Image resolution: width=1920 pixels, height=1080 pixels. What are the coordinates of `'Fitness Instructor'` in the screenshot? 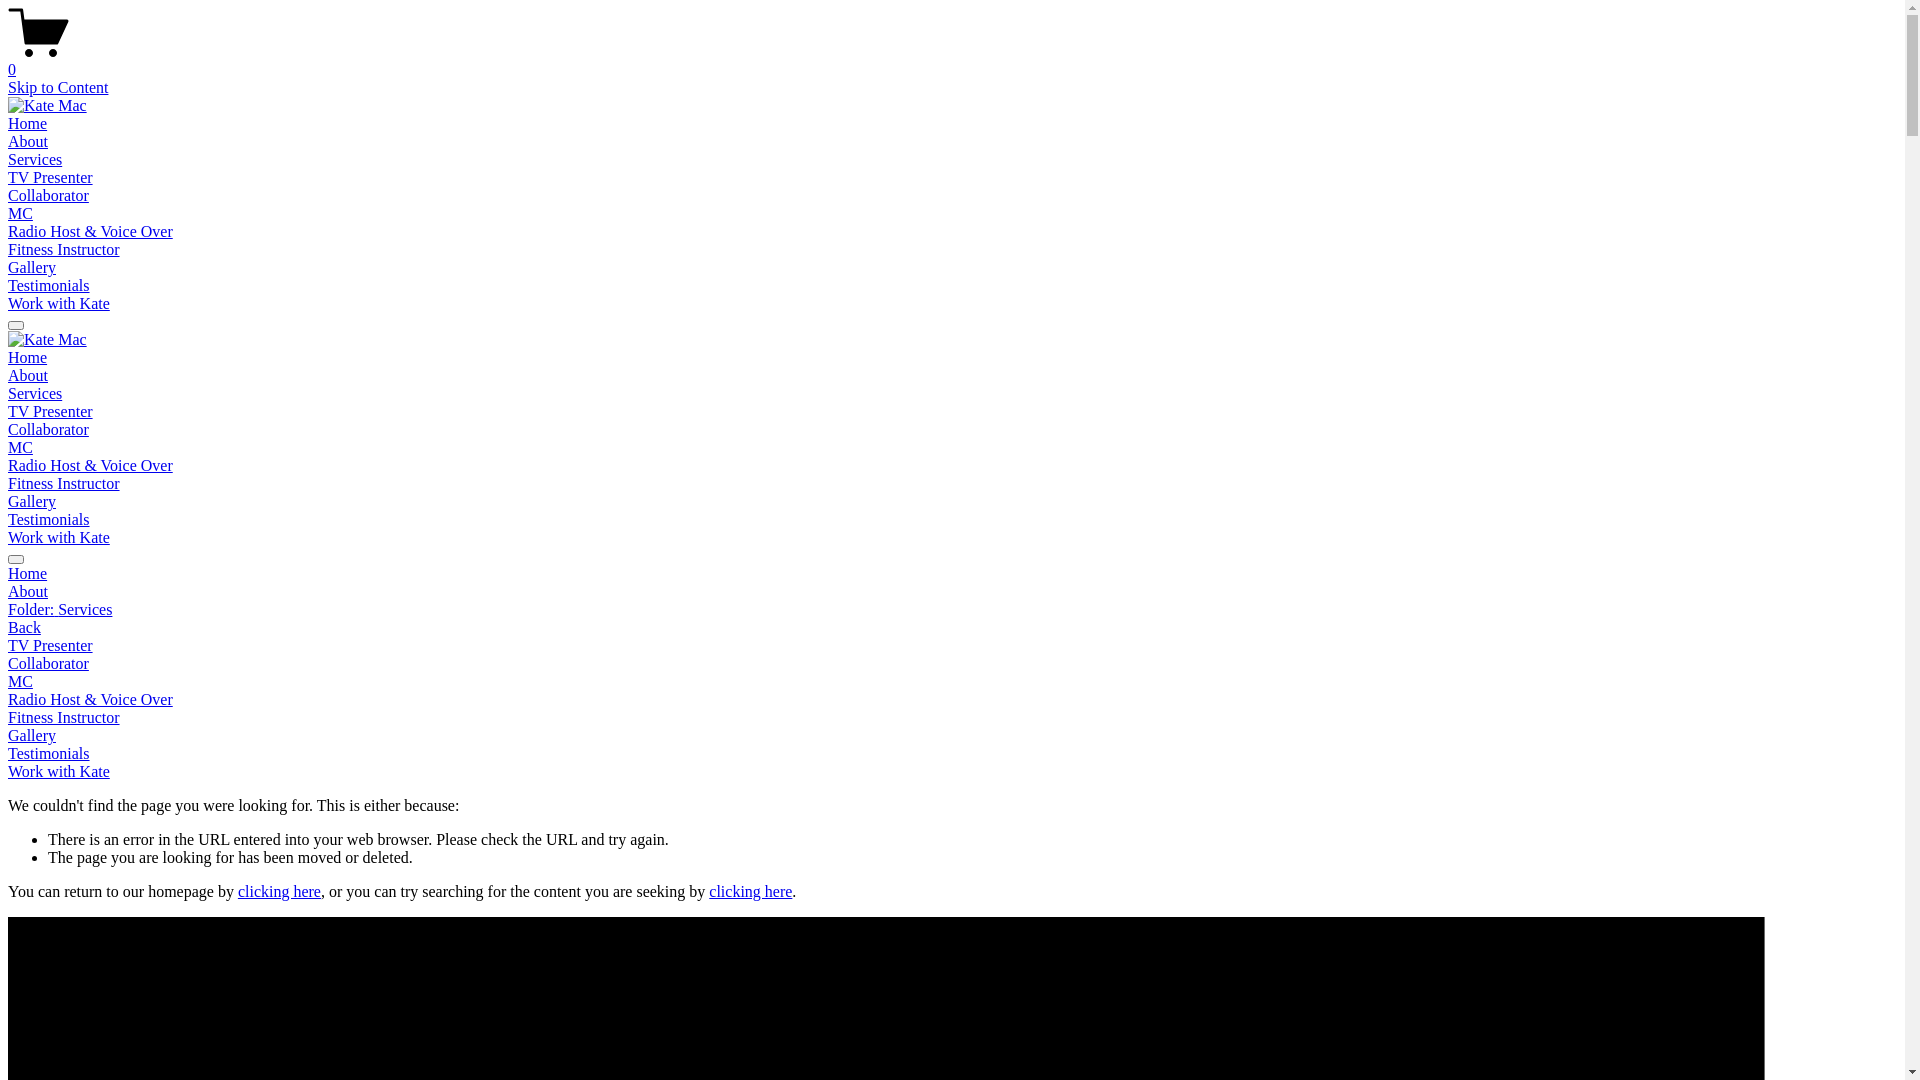 It's located at (8, 248).